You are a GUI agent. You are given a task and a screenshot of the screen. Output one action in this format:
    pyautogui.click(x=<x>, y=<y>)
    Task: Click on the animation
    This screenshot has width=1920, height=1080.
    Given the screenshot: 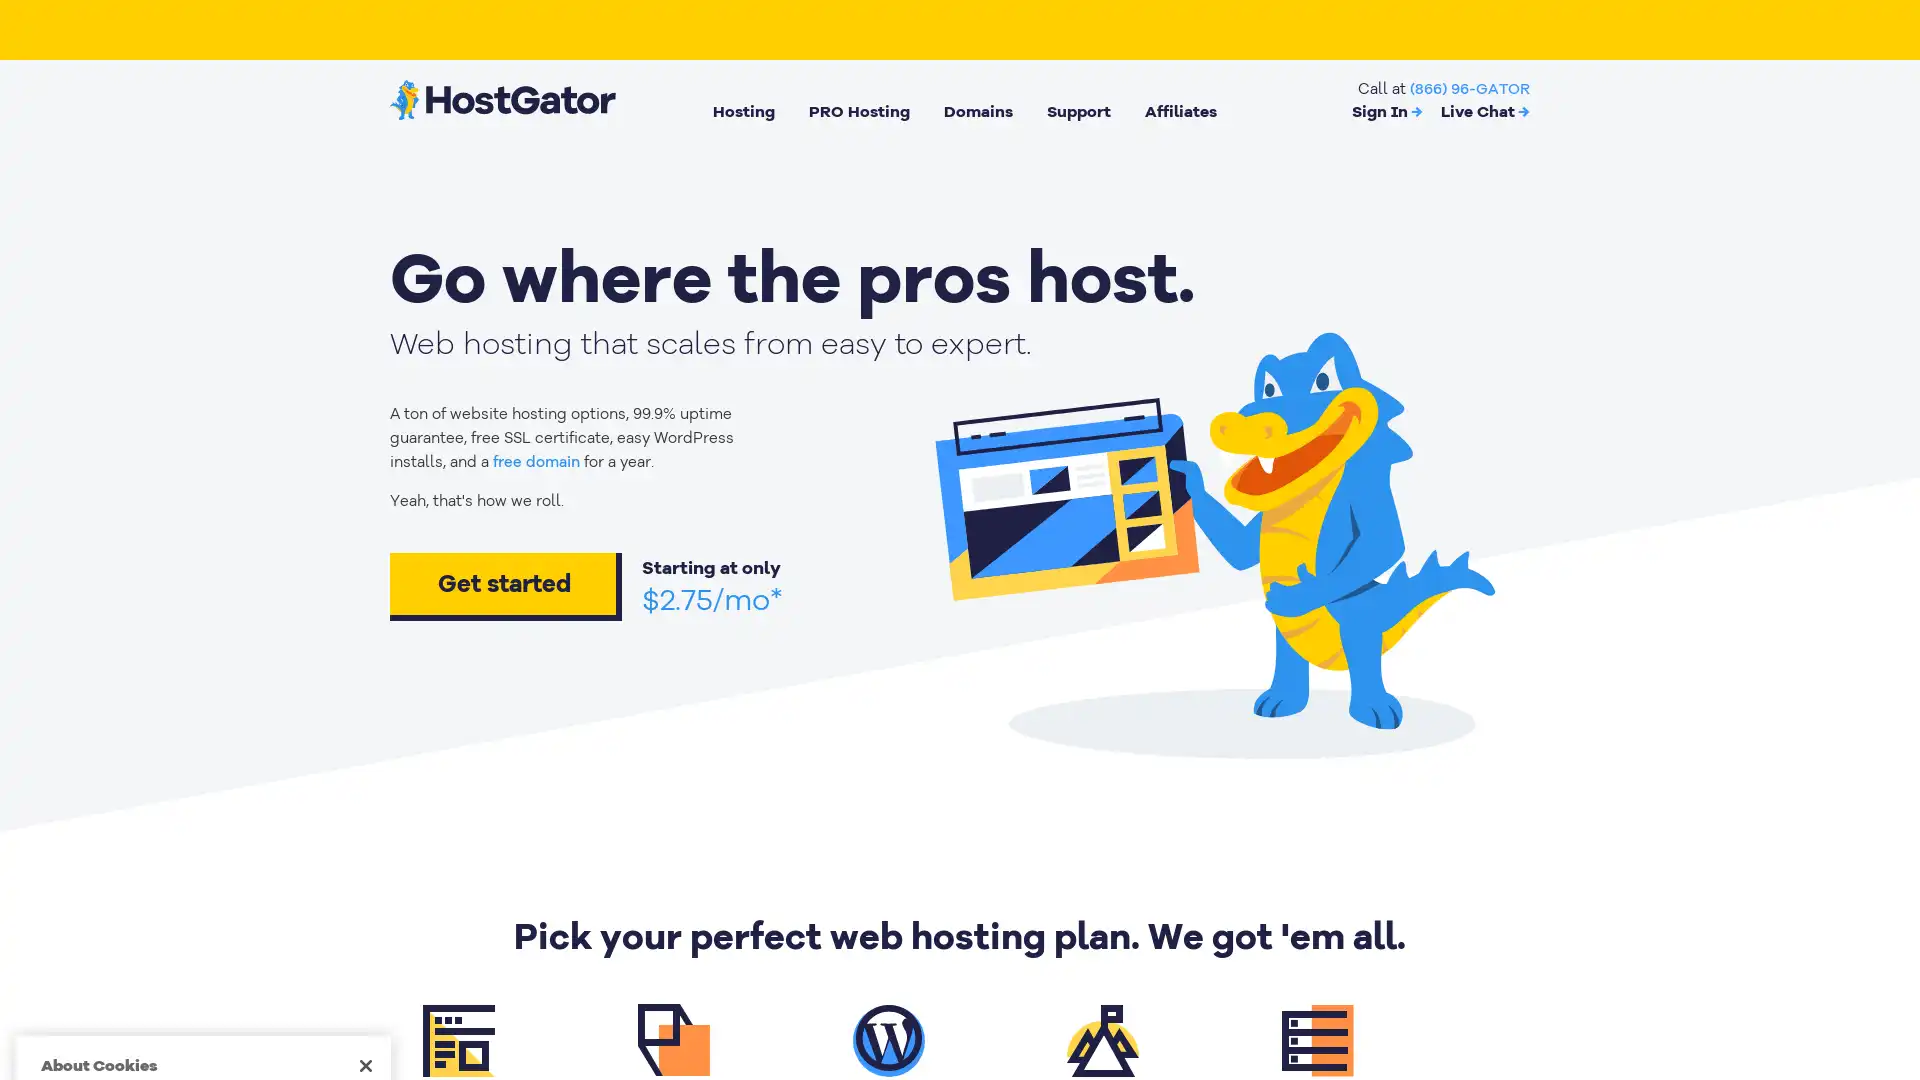 What is the action you would take?
    pyautogui.click(x=1212, y=536)
    